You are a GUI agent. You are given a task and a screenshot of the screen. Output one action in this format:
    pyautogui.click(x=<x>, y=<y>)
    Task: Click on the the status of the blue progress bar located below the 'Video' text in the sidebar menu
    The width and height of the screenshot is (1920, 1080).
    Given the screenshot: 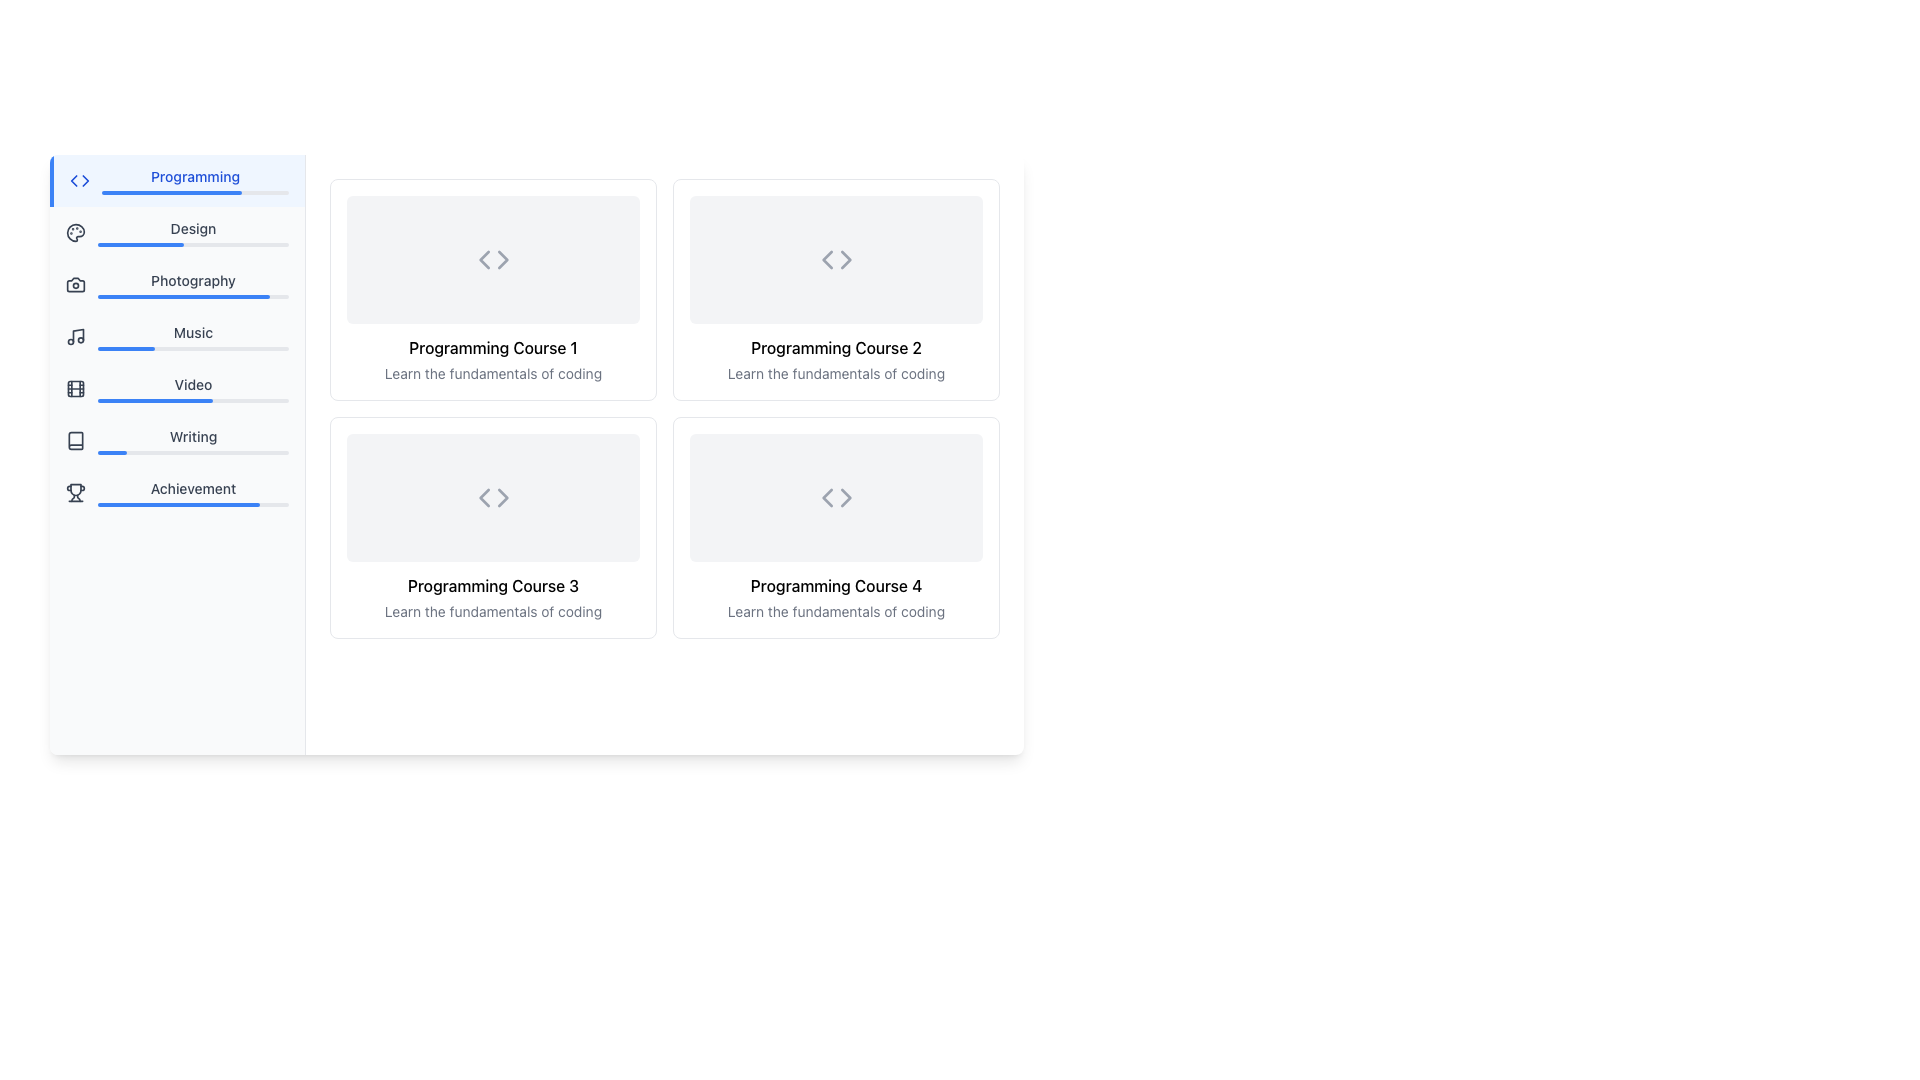 What is the action you would take?
    pyautogui.click(x=193, y=389)
    